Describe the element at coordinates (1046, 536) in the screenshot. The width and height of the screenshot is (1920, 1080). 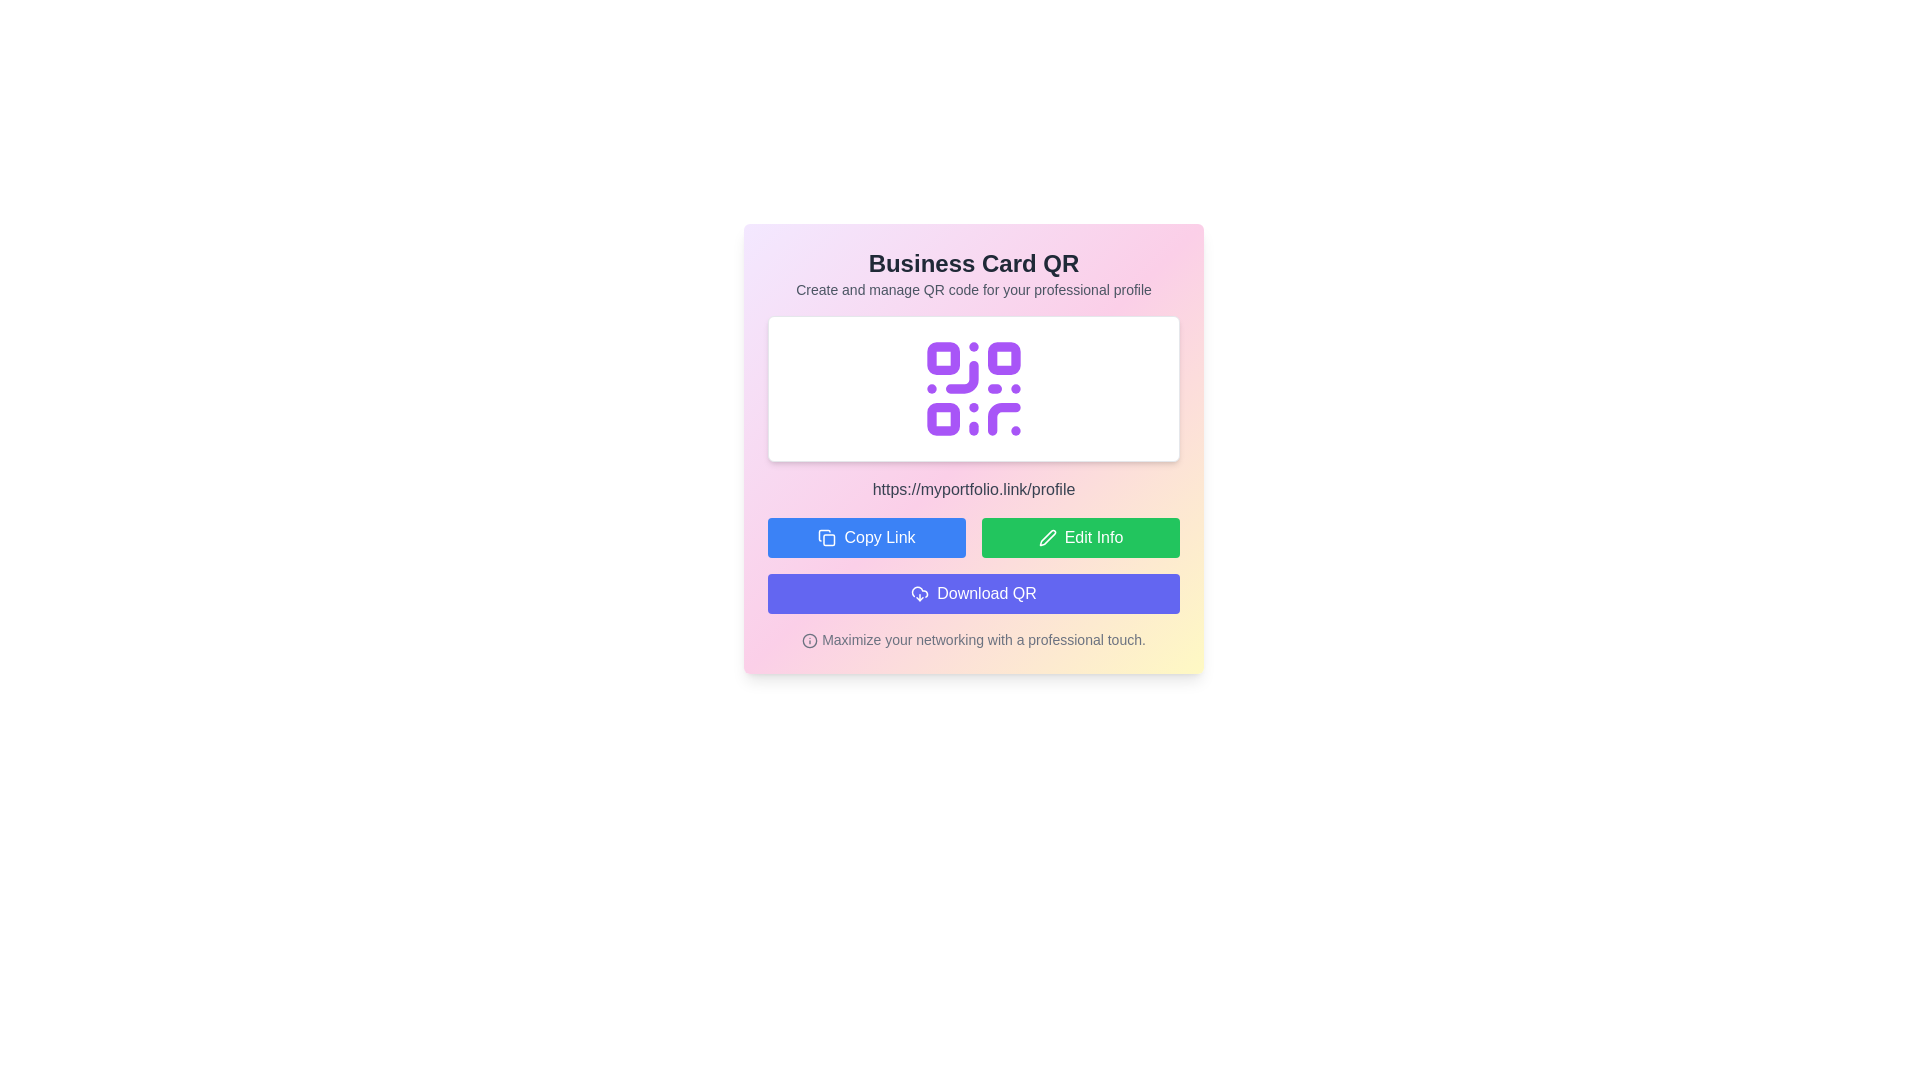
I see `the 'Edit' icon located in the top-right area of the 'Business Card QR' interface card, which is visually represented by an editing icon` at that location.